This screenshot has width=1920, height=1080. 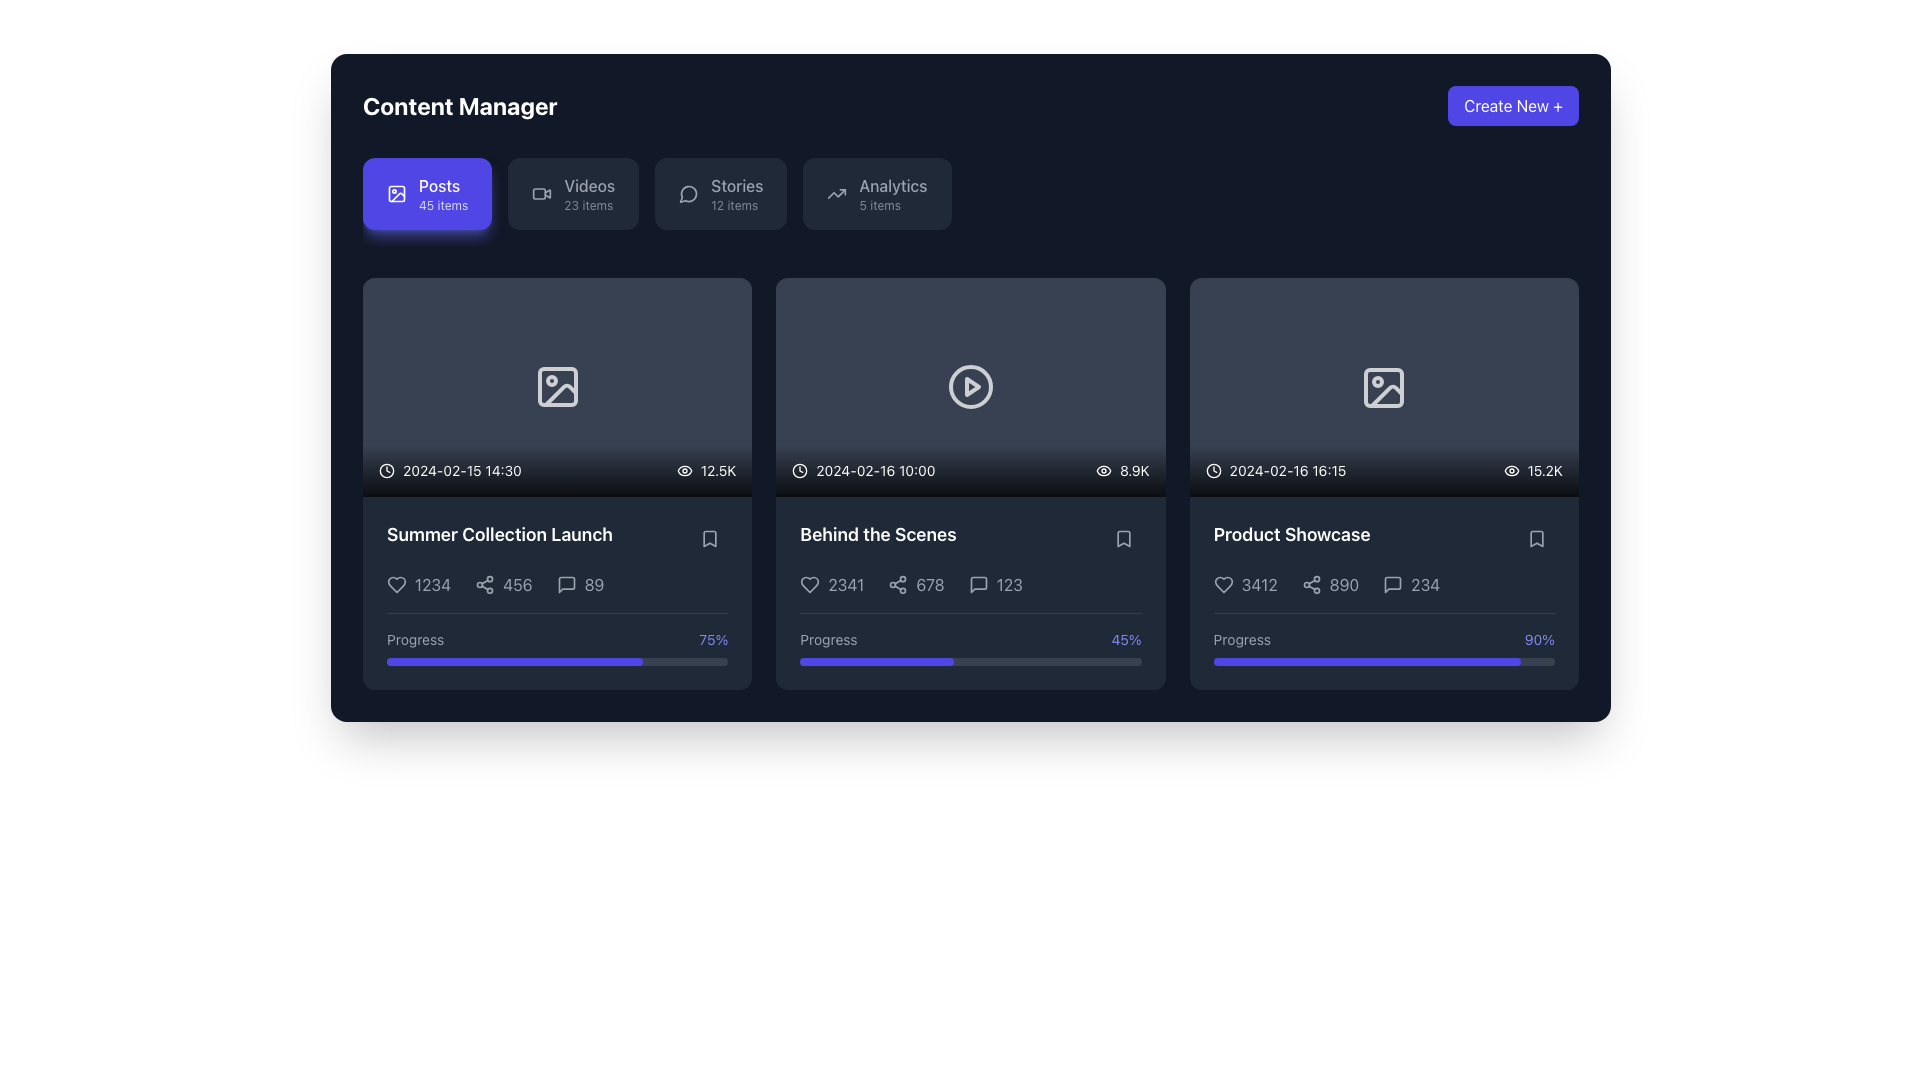 I want to click on the circular play button icon with a graphical play symbol for keyboard navigation by moving the cursor to its center, so click(x=970, y=387).